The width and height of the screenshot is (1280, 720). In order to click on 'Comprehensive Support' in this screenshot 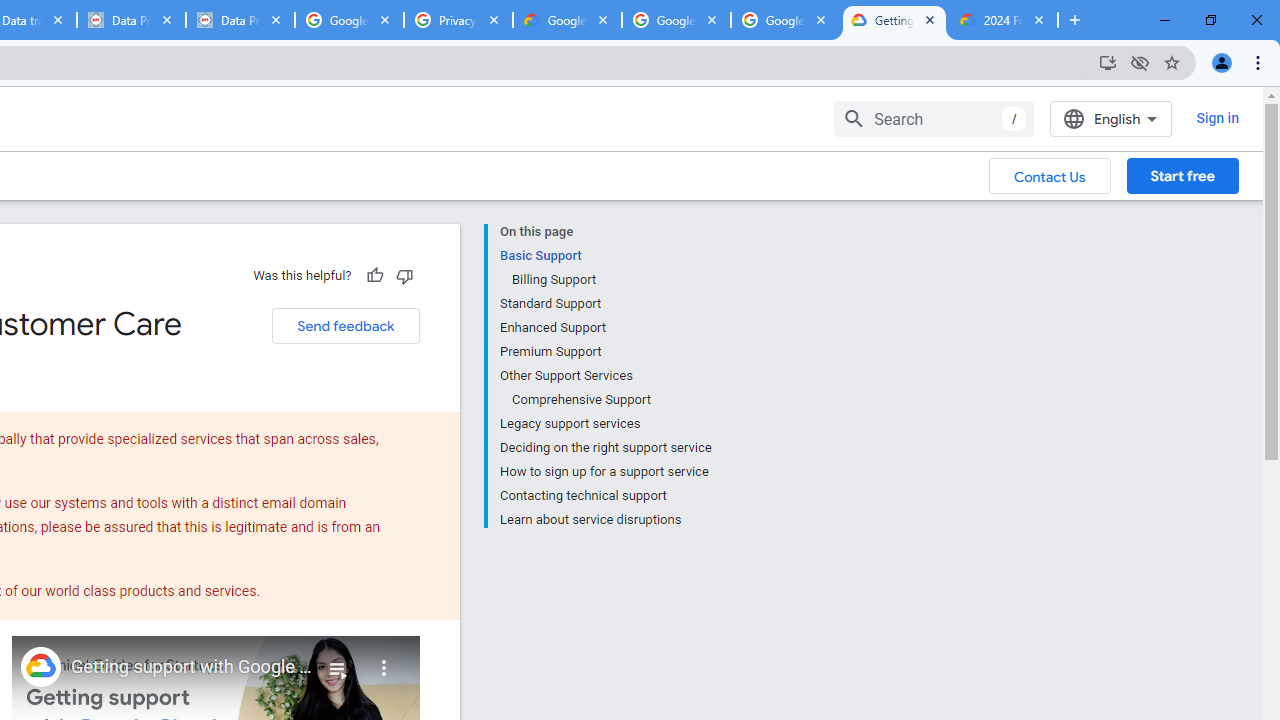, I will do `click(610, 399)`.